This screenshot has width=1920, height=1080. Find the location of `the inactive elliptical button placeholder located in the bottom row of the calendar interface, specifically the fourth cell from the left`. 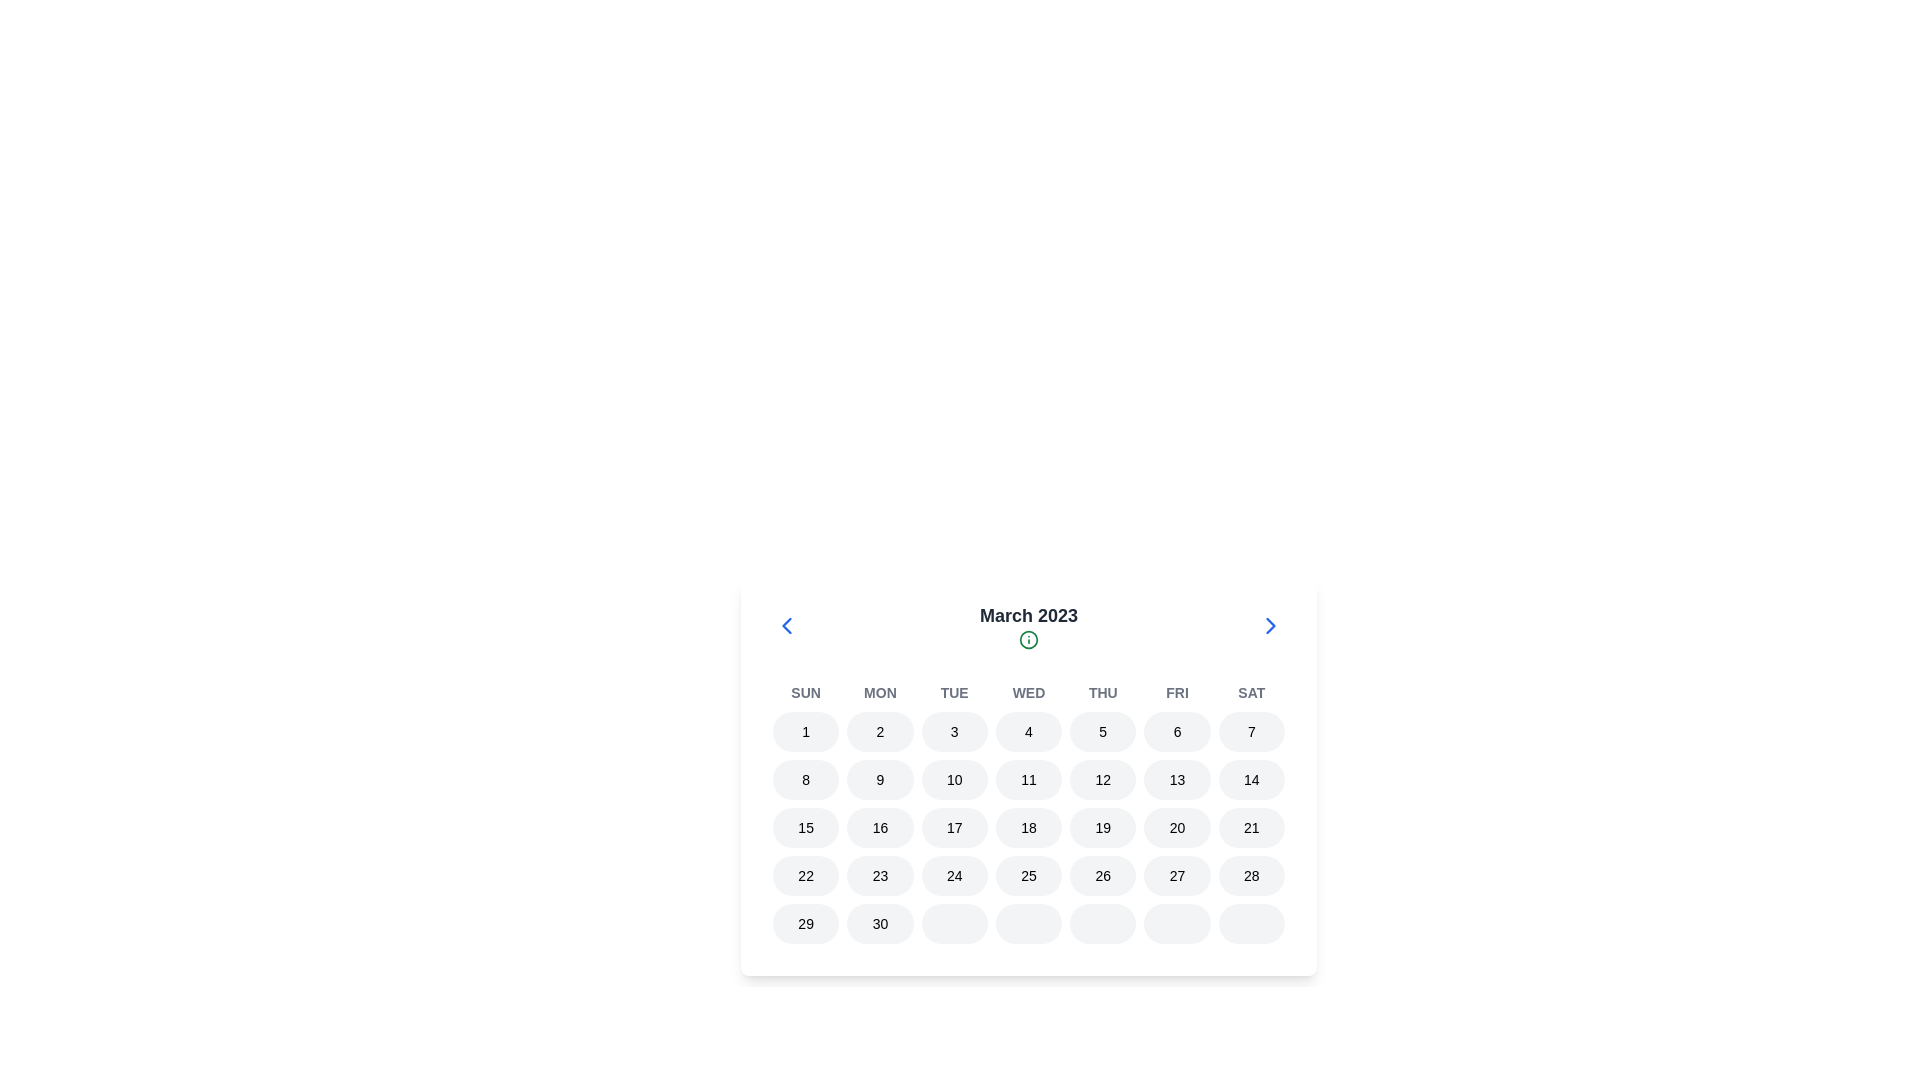

the inactive elliptical button placeholder located in the bottom row of the calendar interface, specifically the fourth cell from the left is located at coordinates (1028, 924).